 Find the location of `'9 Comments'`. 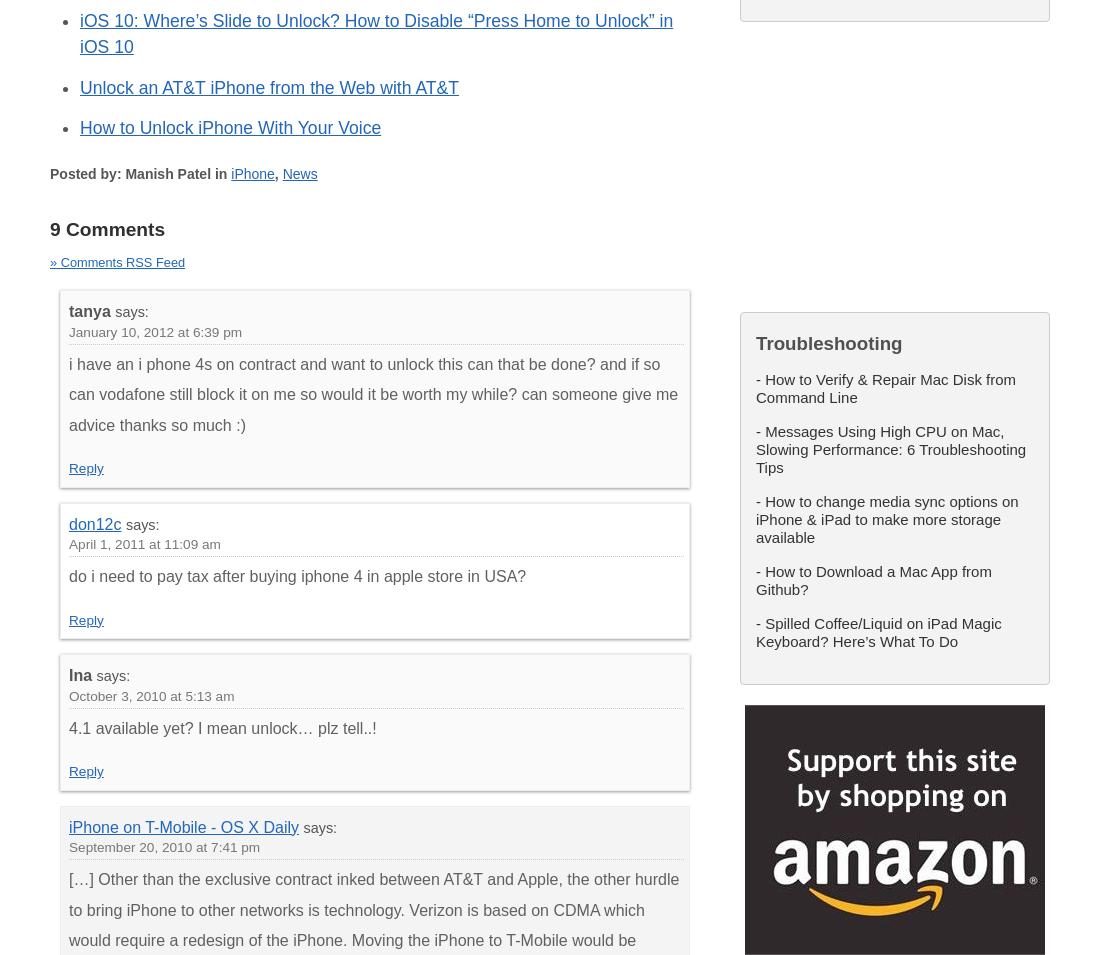

'9 Comments' is located at coordinates (107, 229).